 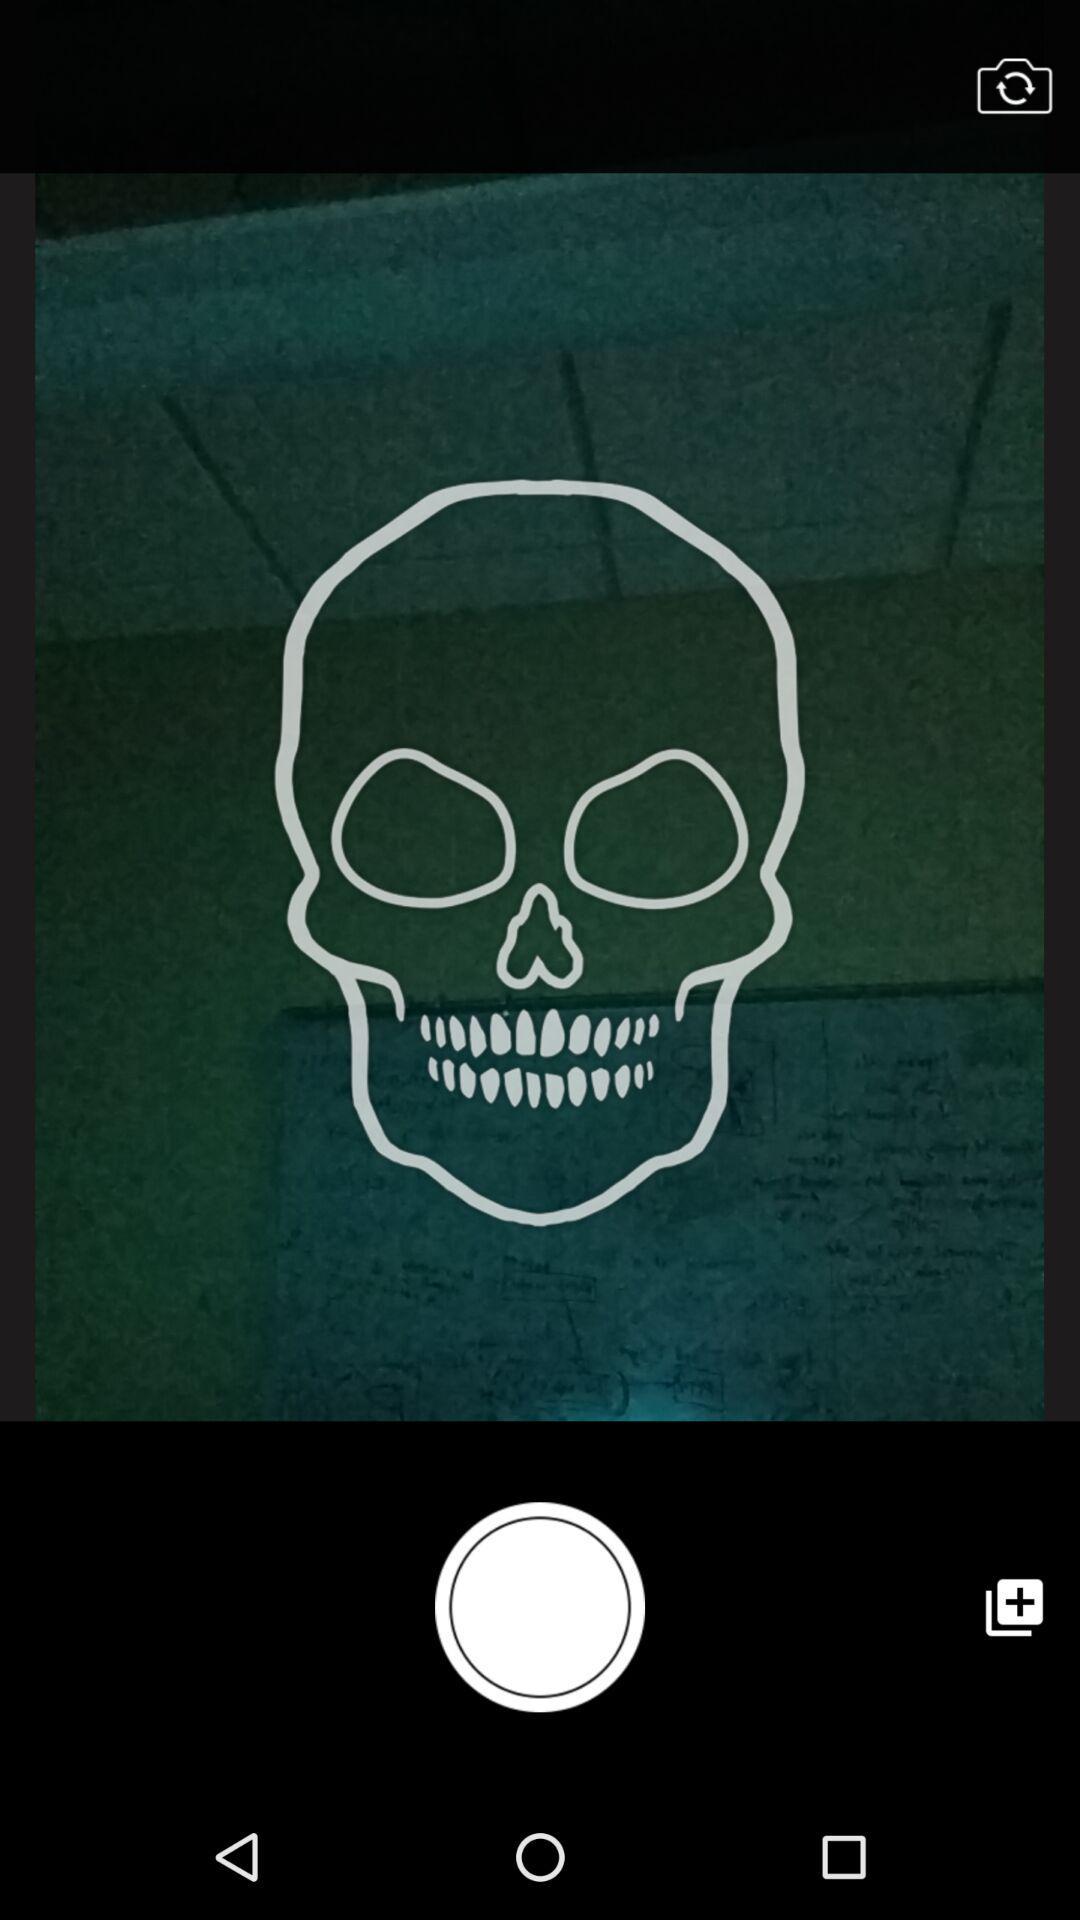 I want to click on the add icon, so click(x=1014, y=1607).